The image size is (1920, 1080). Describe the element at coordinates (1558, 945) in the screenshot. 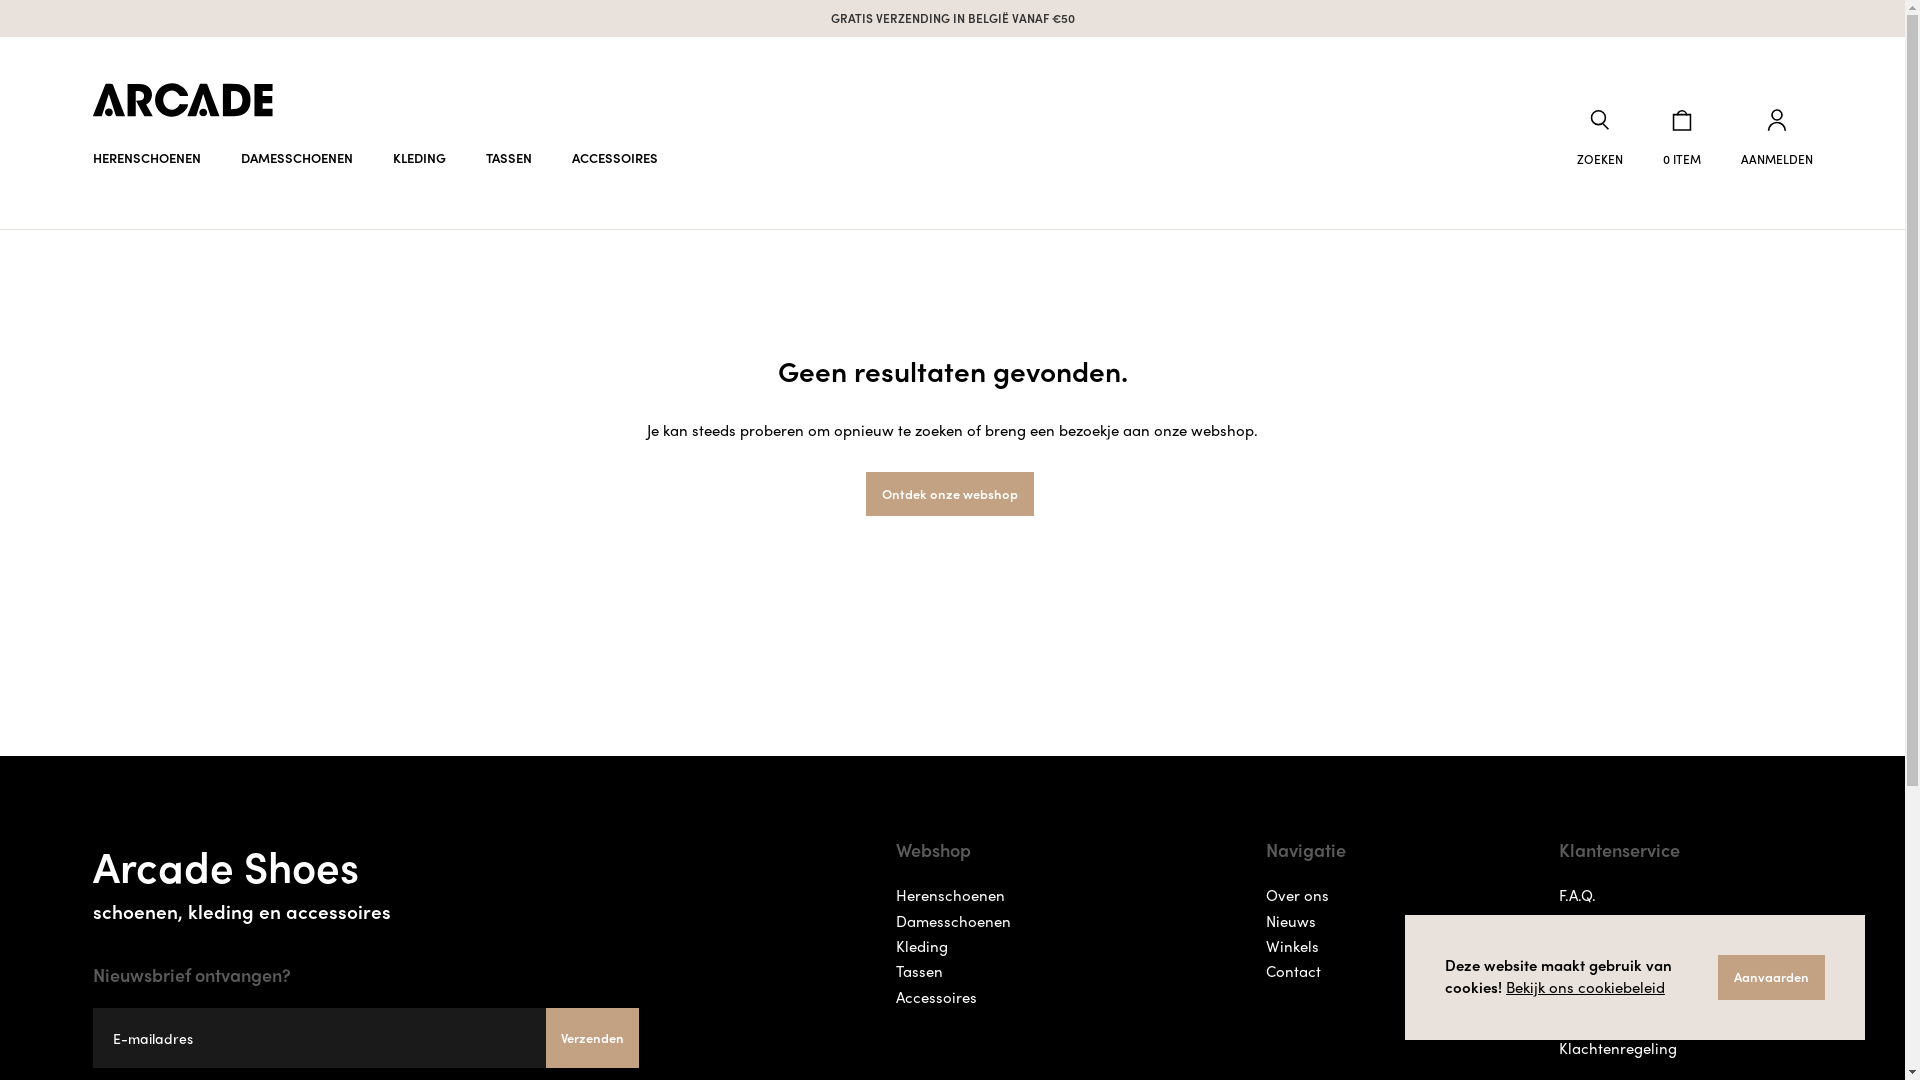

I see `'Disclaimer'` at that location.